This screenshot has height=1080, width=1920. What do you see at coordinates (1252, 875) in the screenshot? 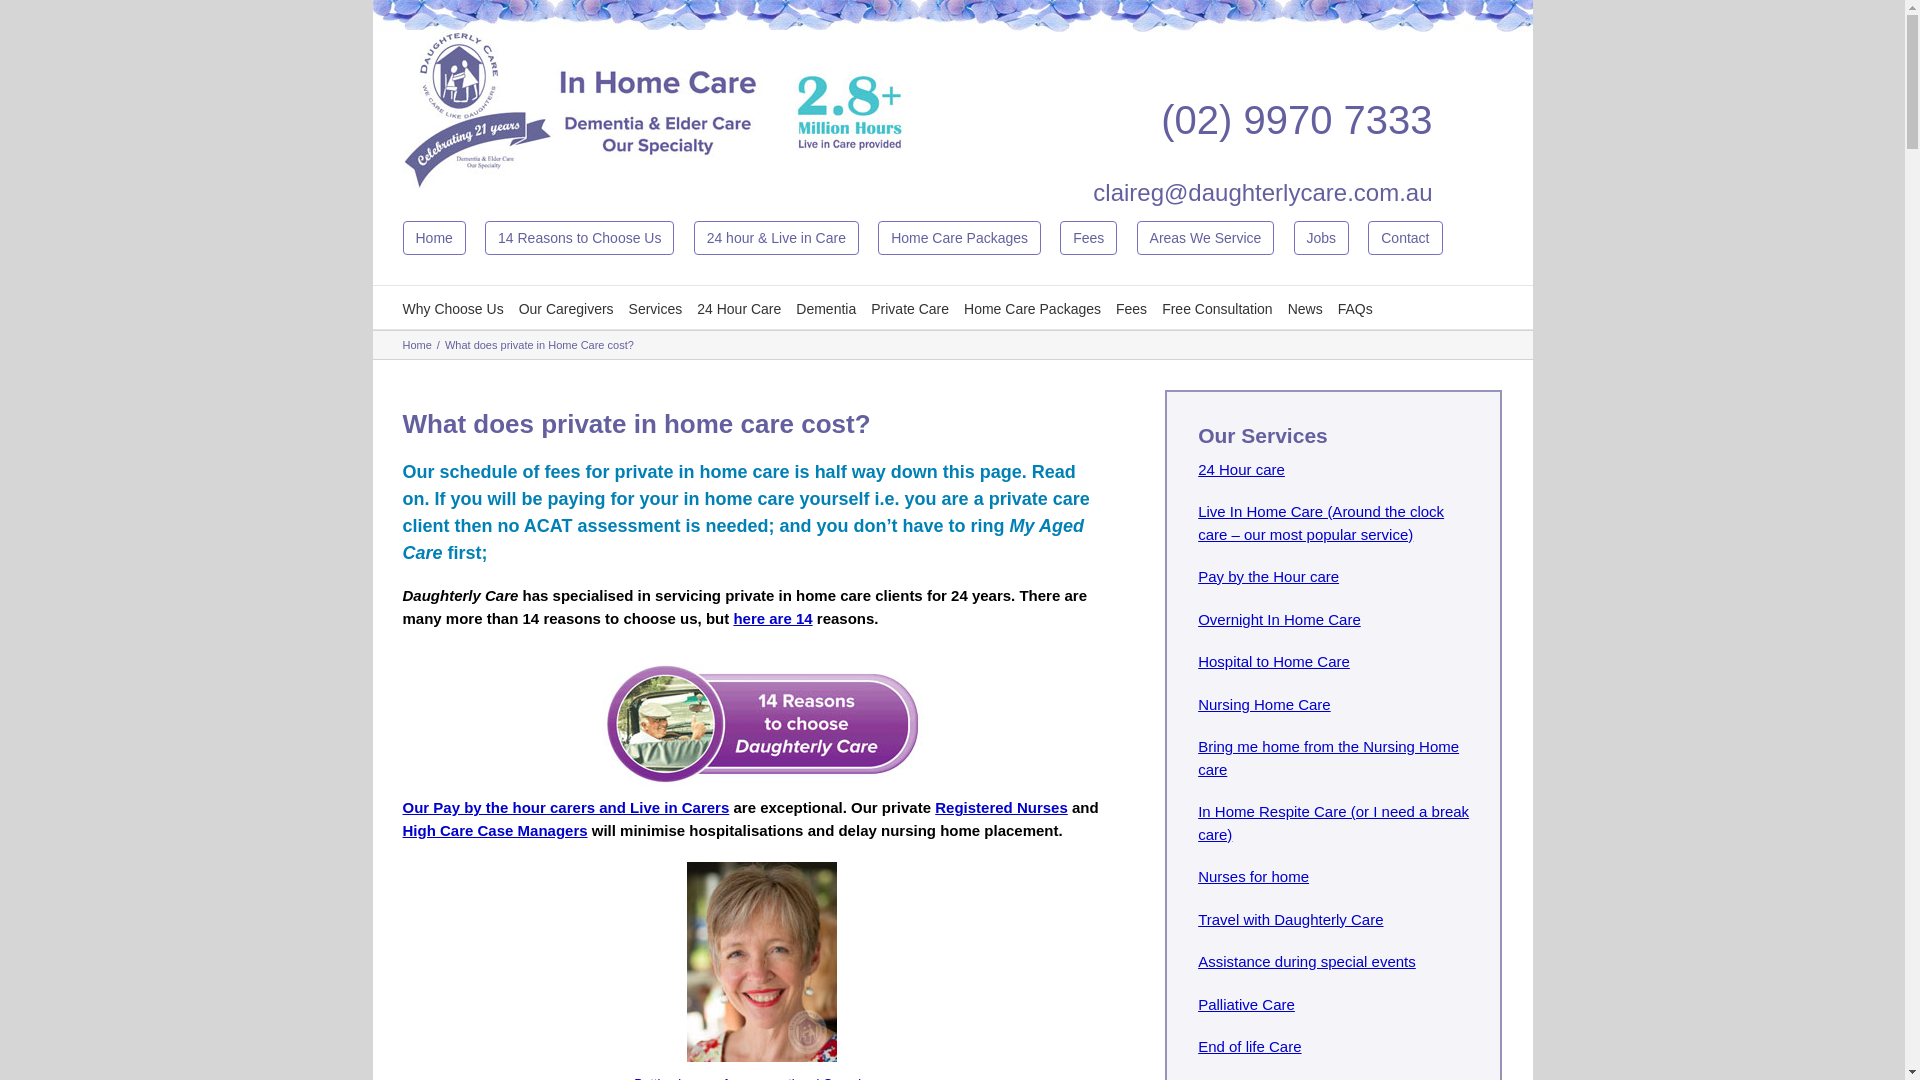
I see `'Nurses for home'` at bounding box center [1252, 875].